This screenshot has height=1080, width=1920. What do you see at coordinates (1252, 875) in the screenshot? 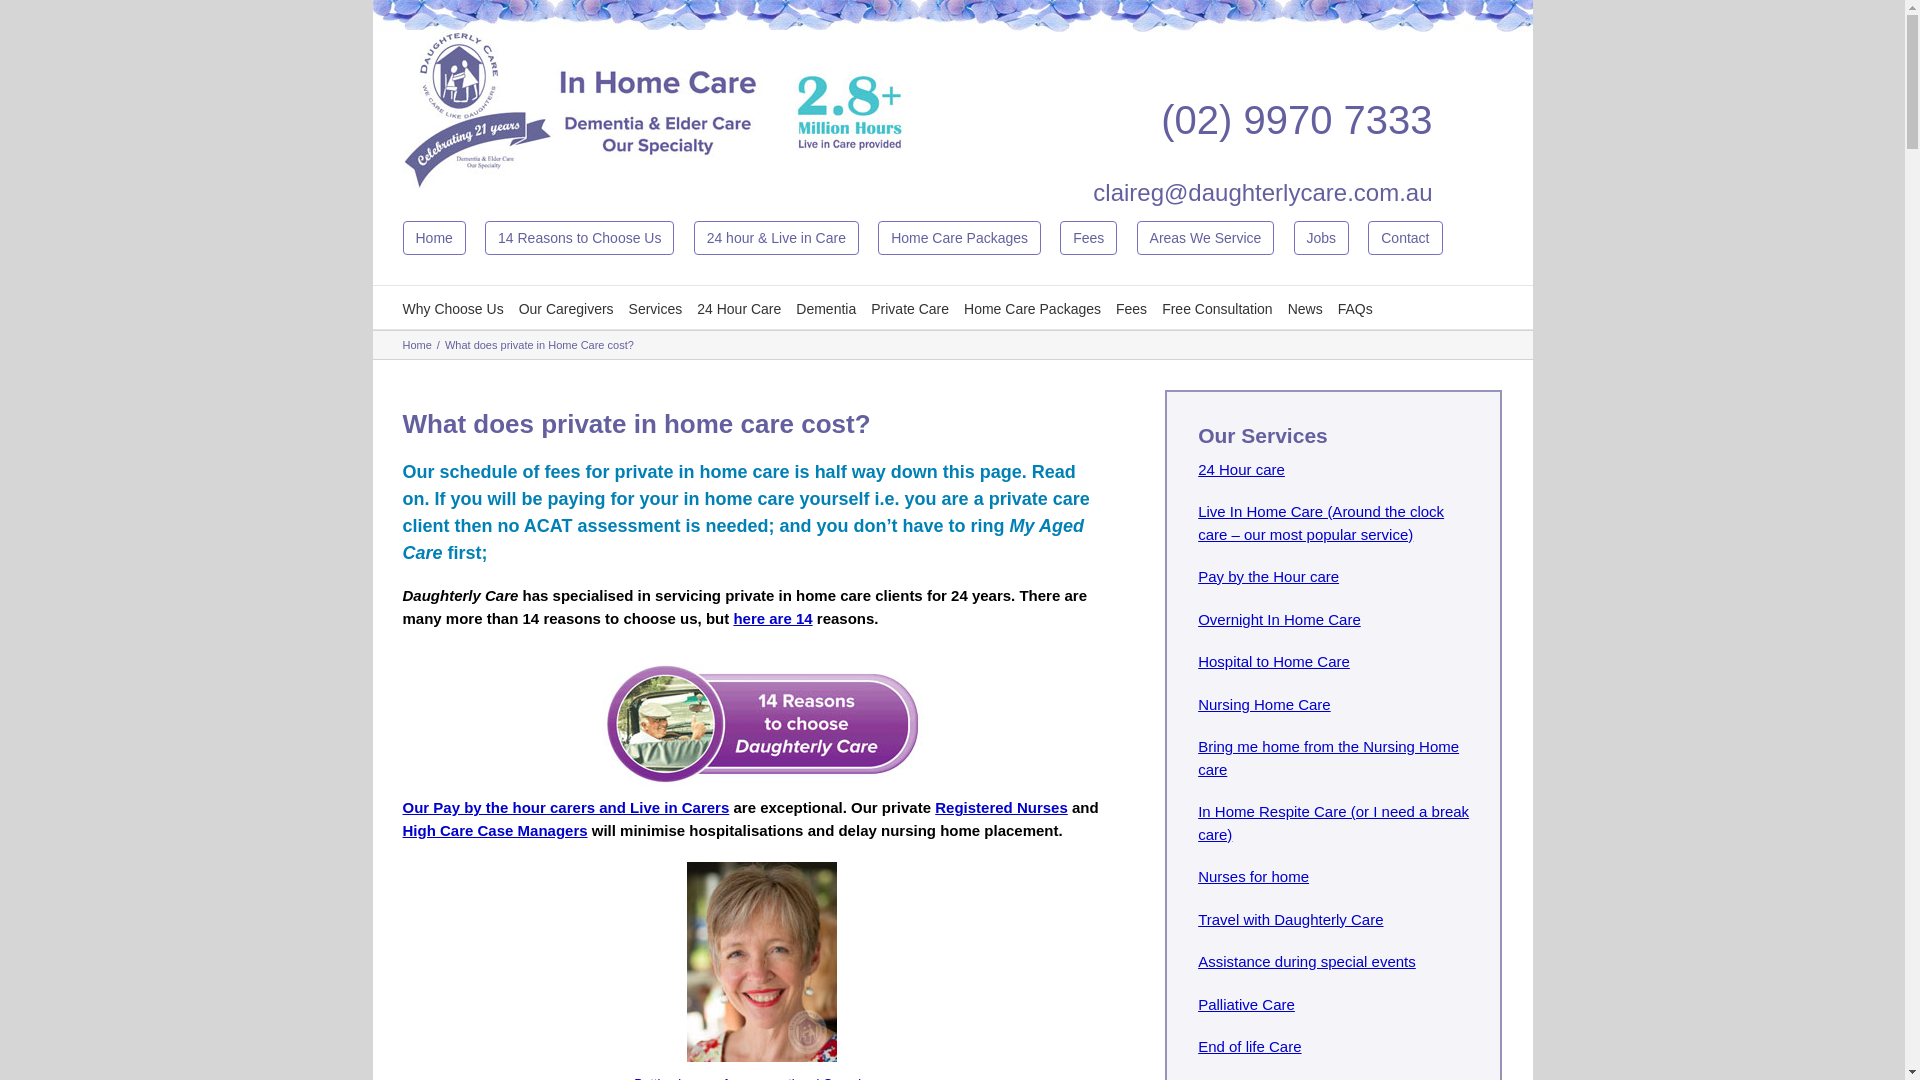
I see `'Nurses for home'` at bounding box center [1252, 875].